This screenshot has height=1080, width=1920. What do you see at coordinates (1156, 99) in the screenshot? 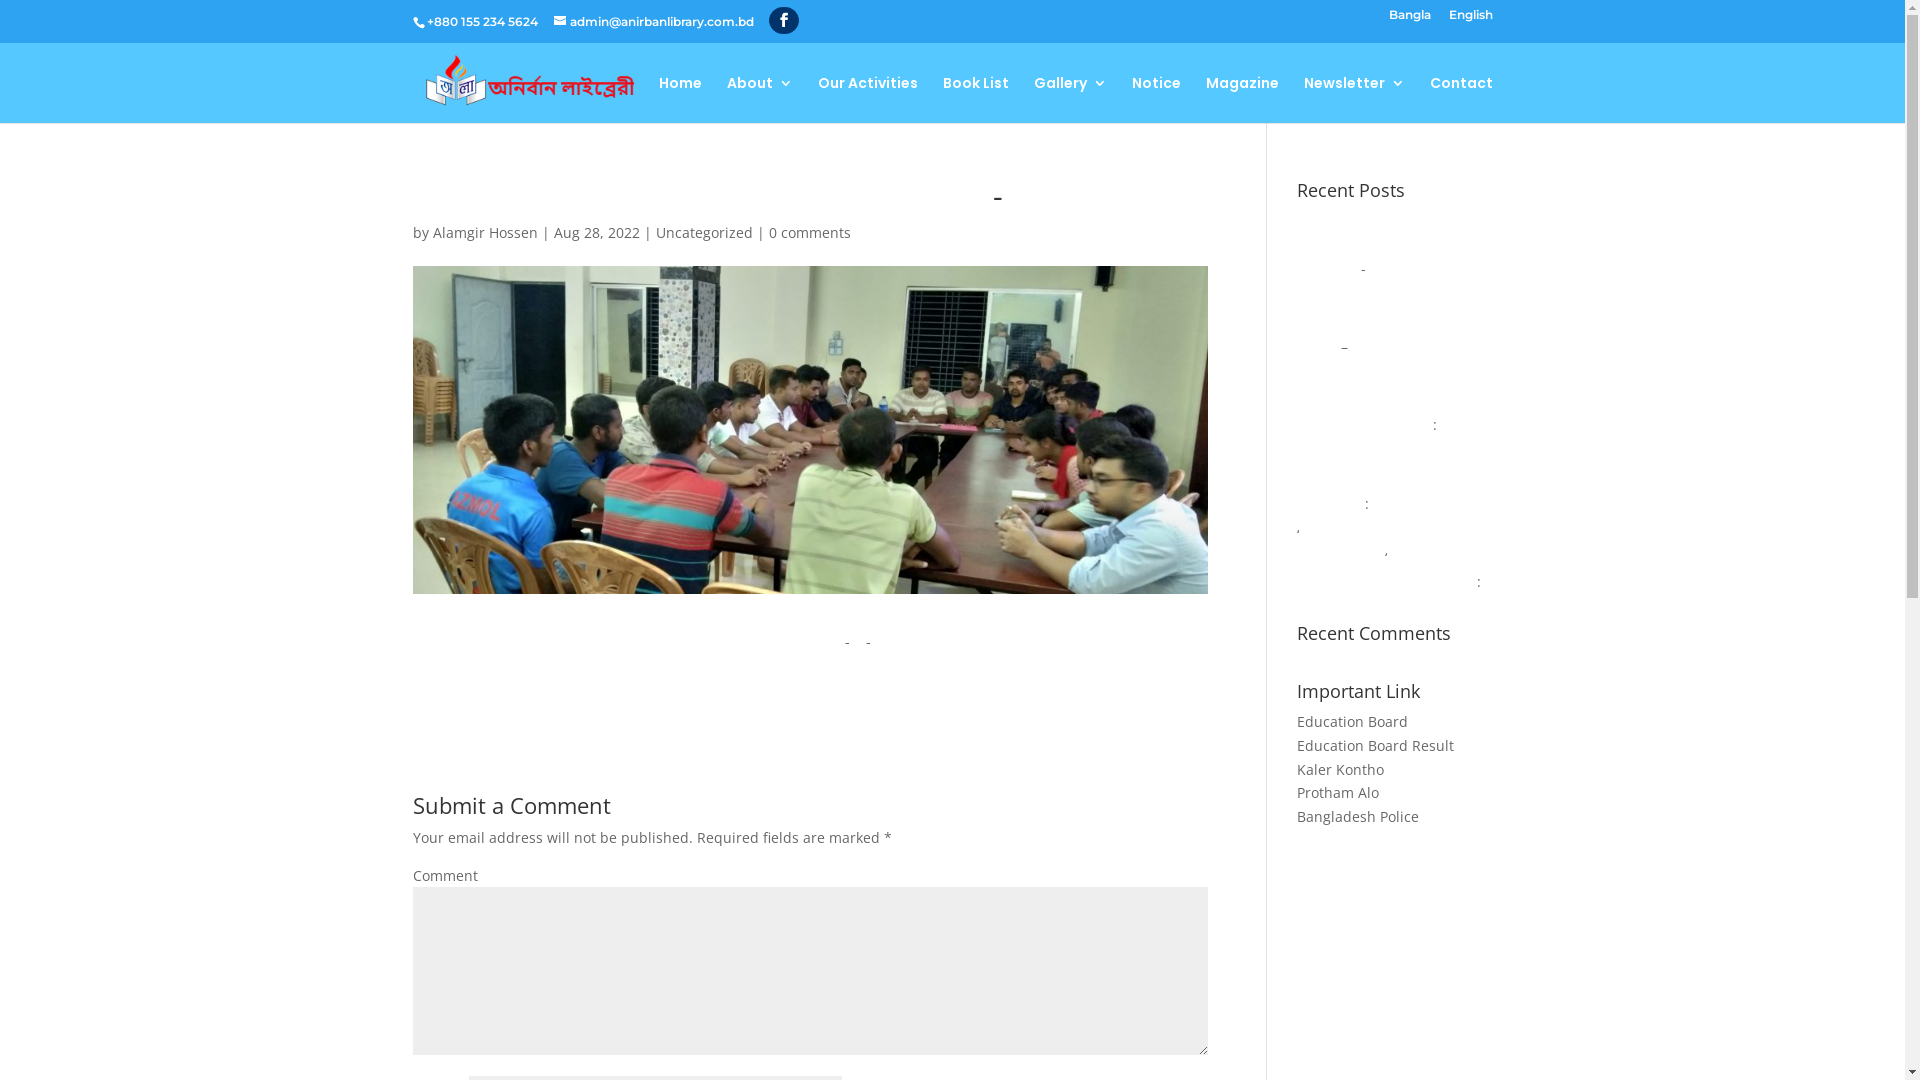
I see `'Notice'` at bounding box center [1156, 99].